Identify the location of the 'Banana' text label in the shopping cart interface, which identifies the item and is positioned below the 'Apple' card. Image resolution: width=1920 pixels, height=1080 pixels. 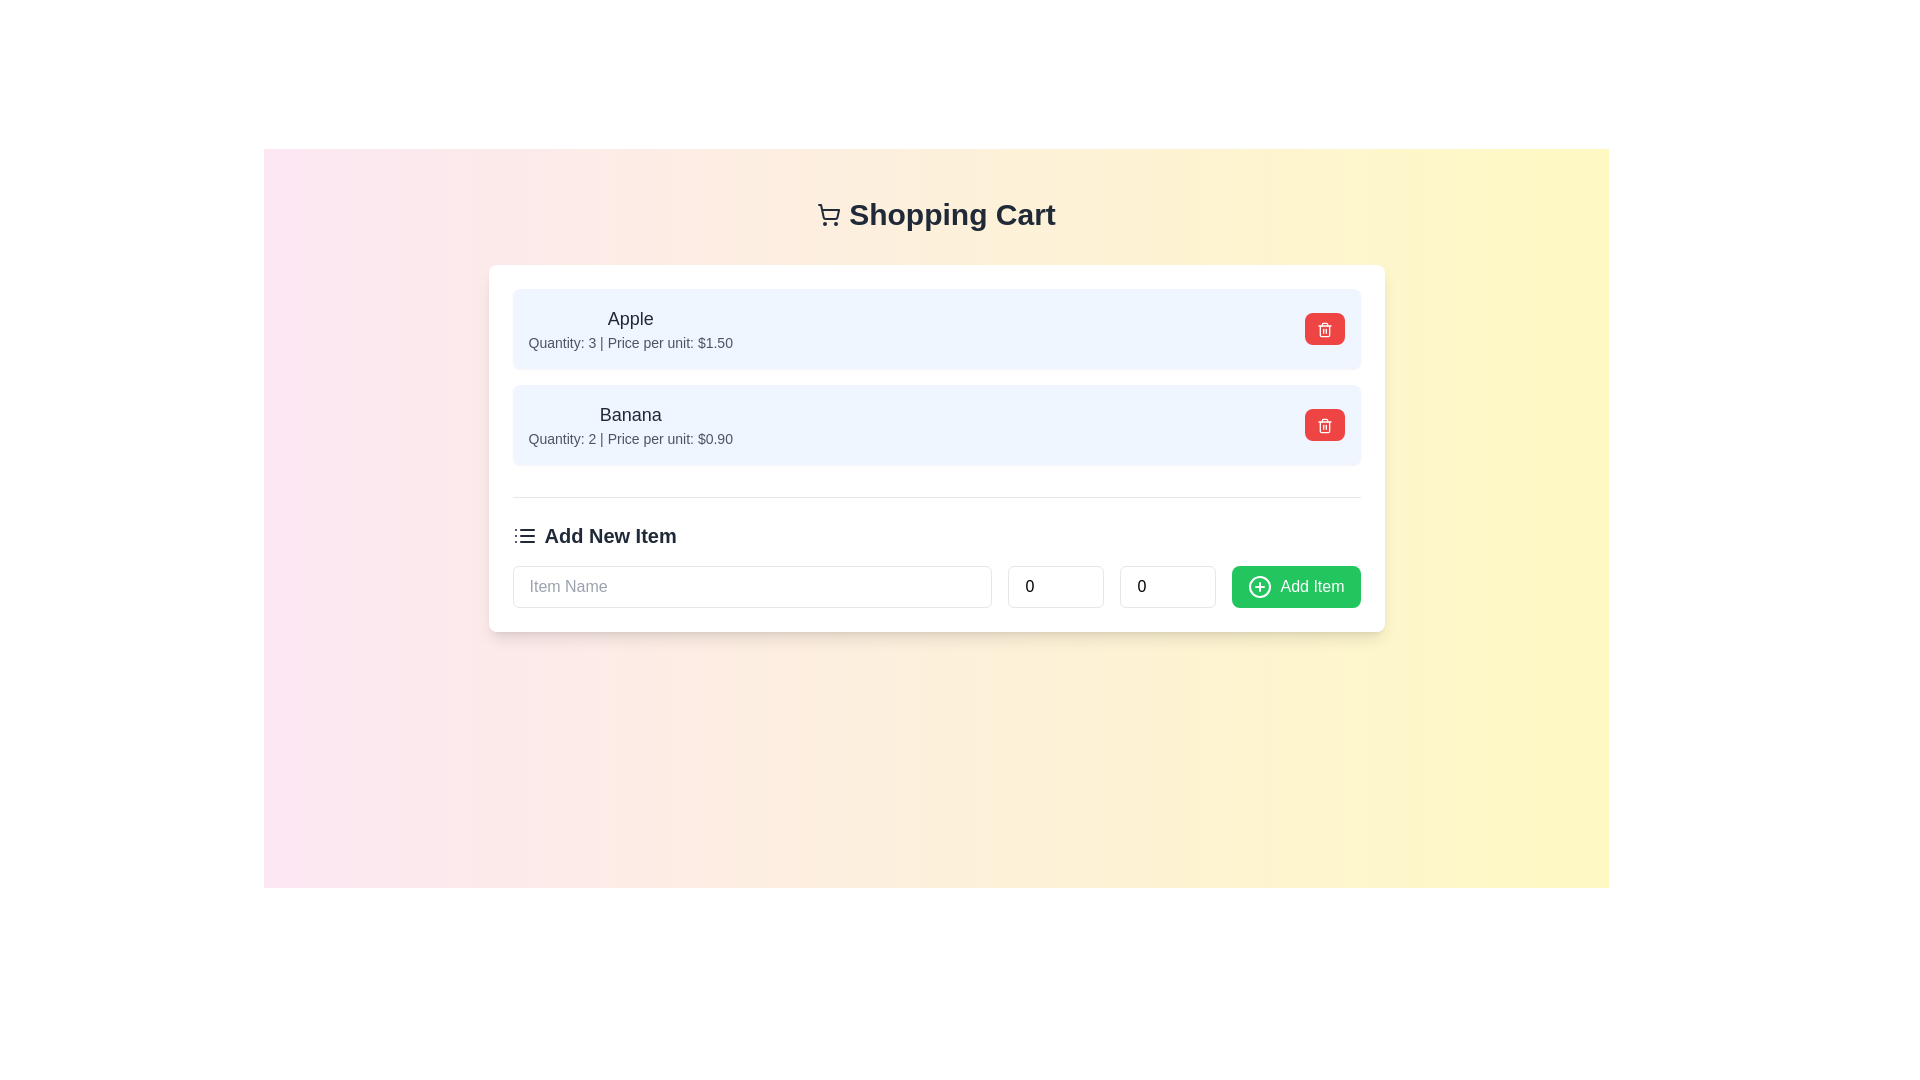
(629, 414).